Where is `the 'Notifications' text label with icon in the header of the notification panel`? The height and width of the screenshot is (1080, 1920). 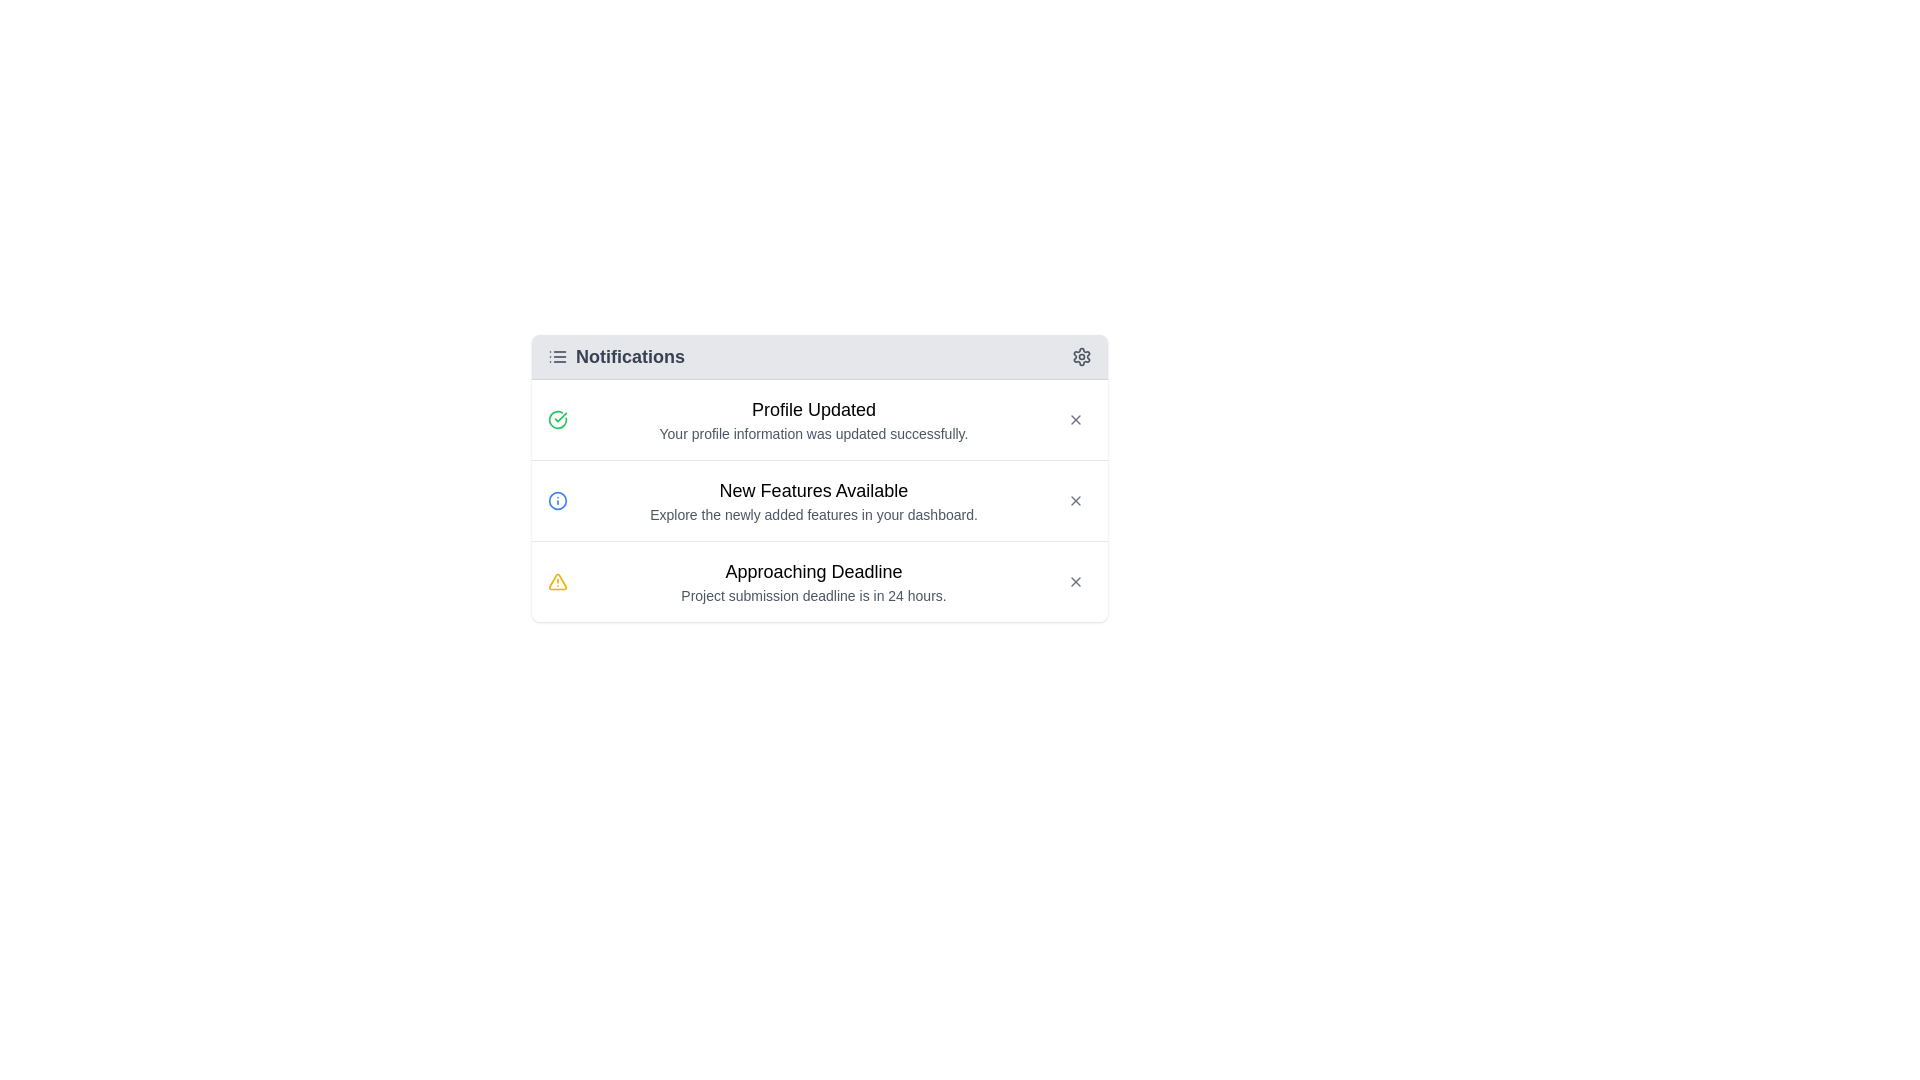
the 'Notifications' text label with icon in the header of the notification panel is located at coordinates (615, 356).